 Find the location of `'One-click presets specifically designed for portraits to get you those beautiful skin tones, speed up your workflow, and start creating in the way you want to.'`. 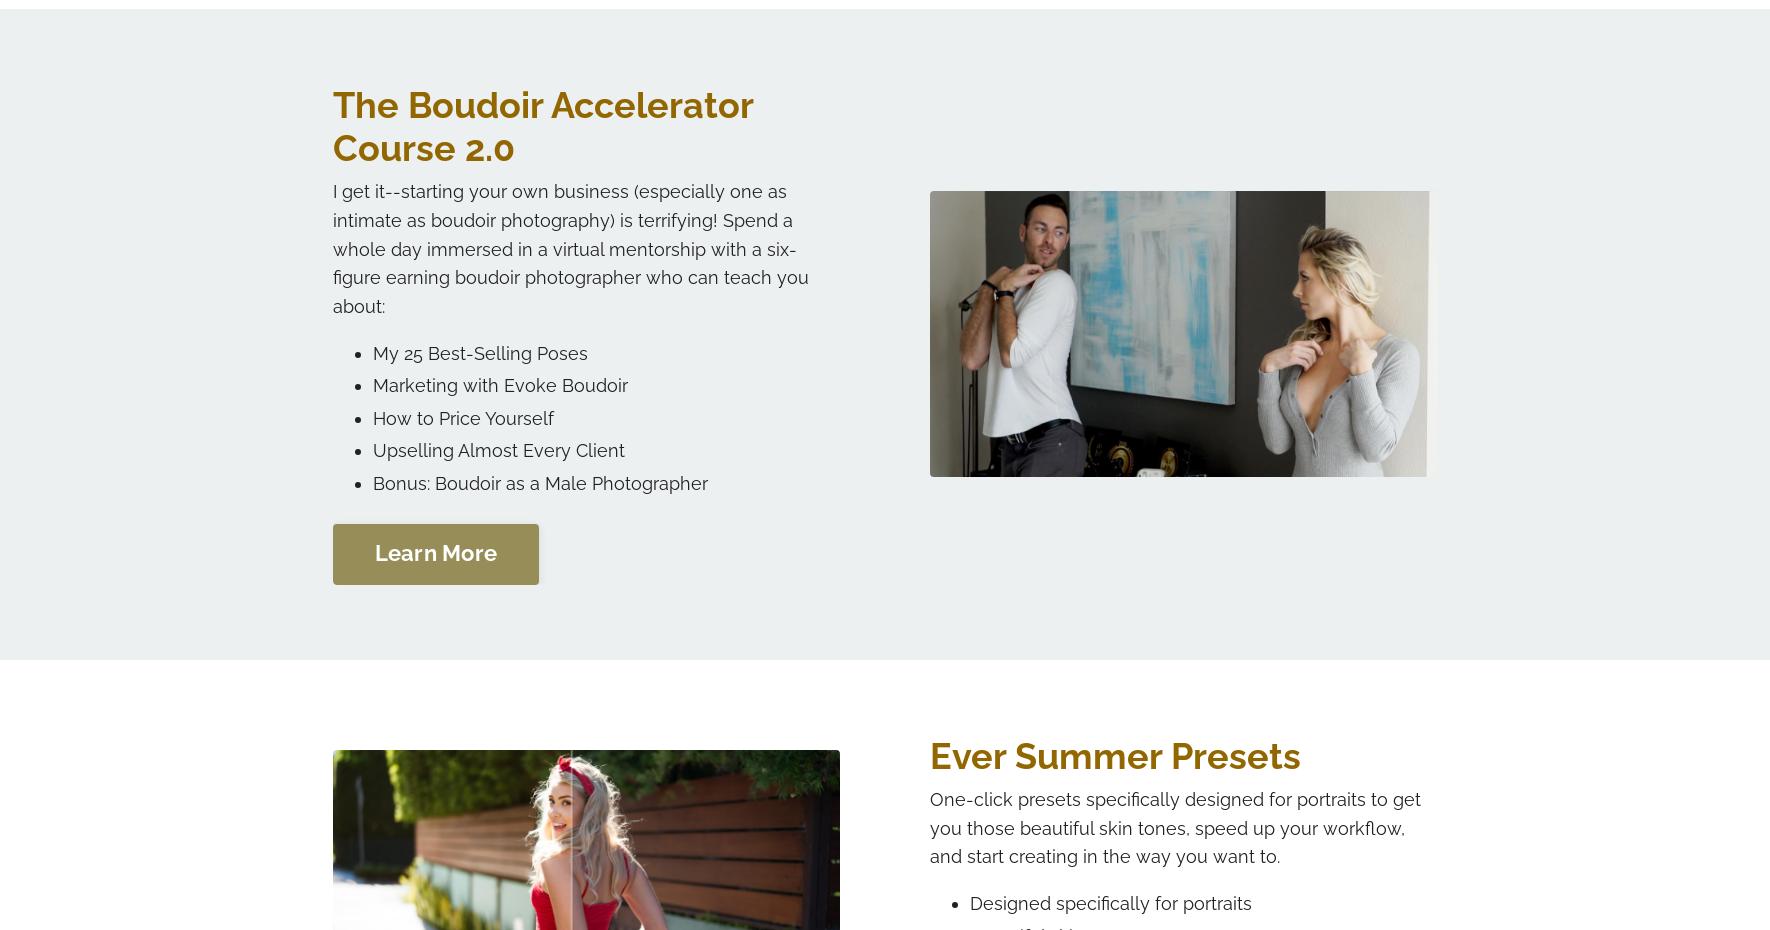

'One-click presets specifically designed for portraits to get you those beautiful skin tones, speed up your workflow, and start creating in the way you want to.' is located at coordinates (1175, 826).